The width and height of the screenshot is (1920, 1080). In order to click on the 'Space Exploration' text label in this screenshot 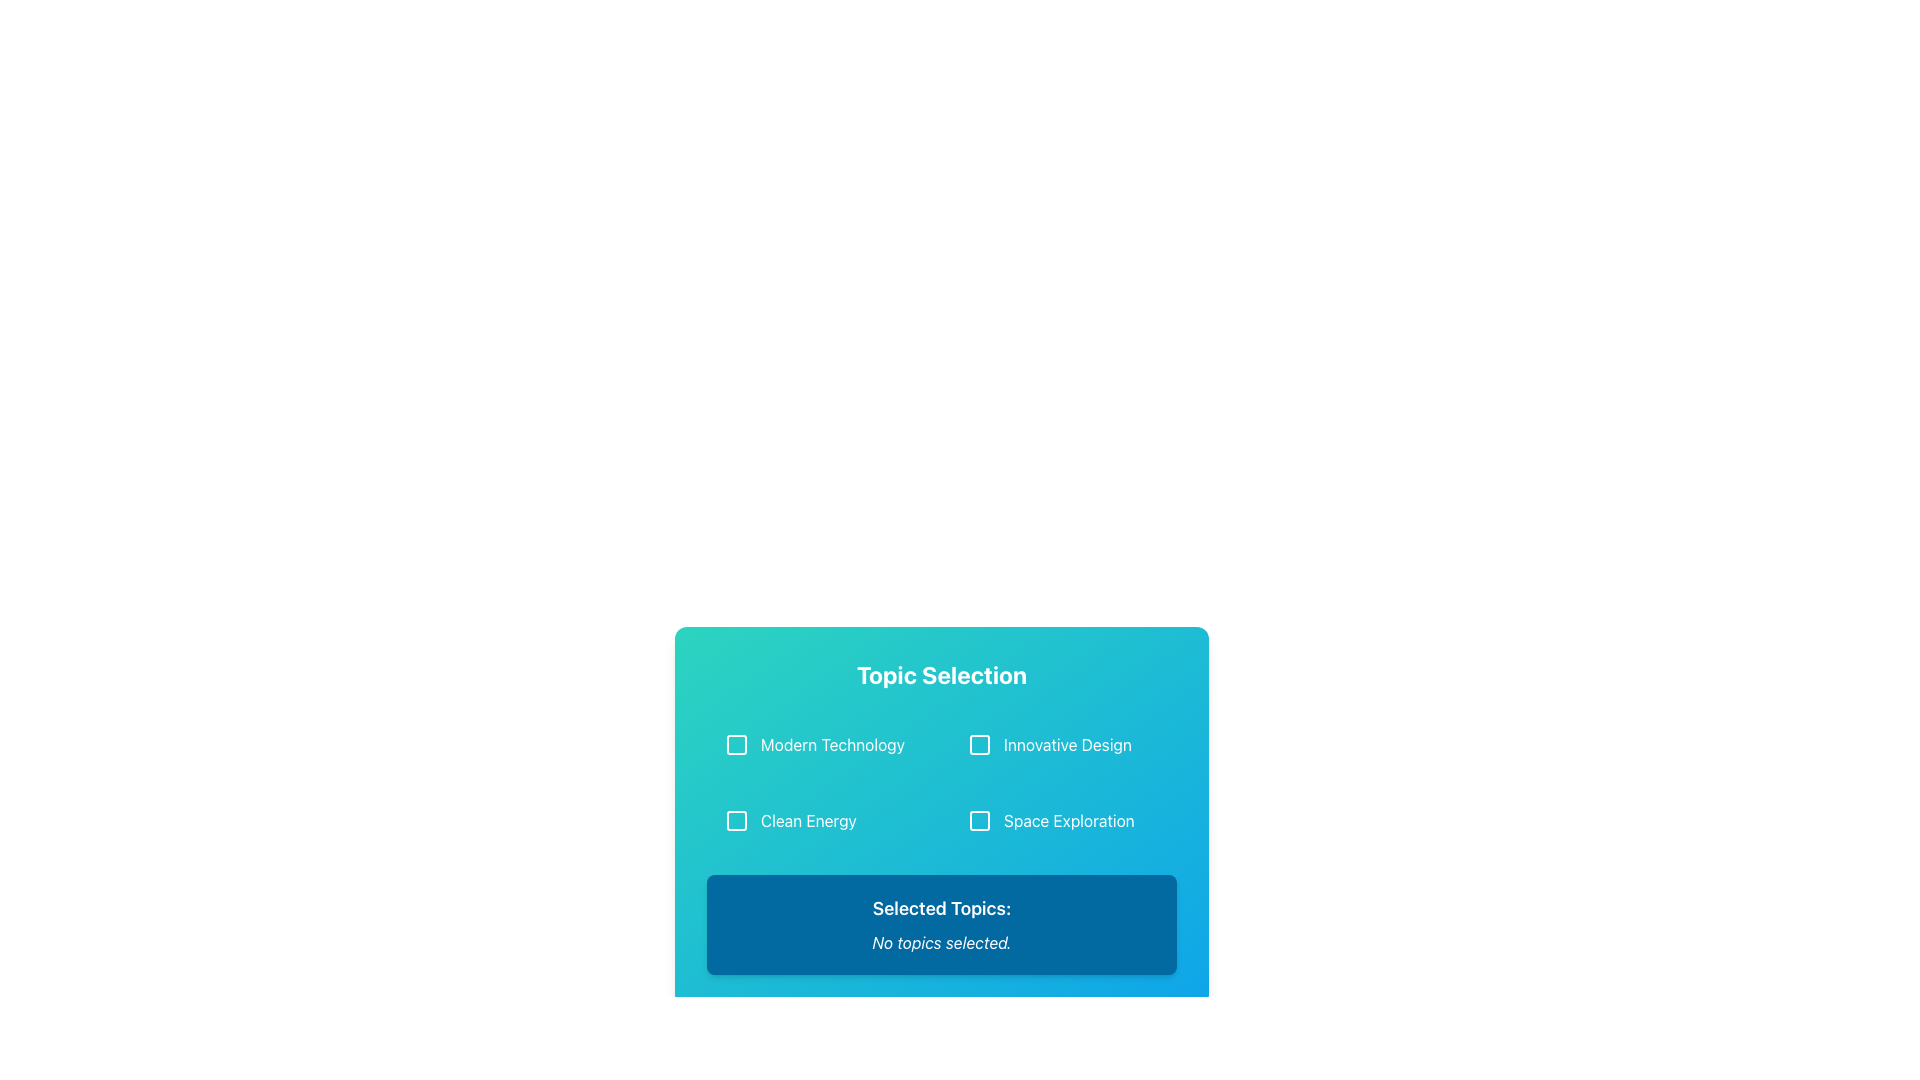, I will do `click(1068, 821)`.